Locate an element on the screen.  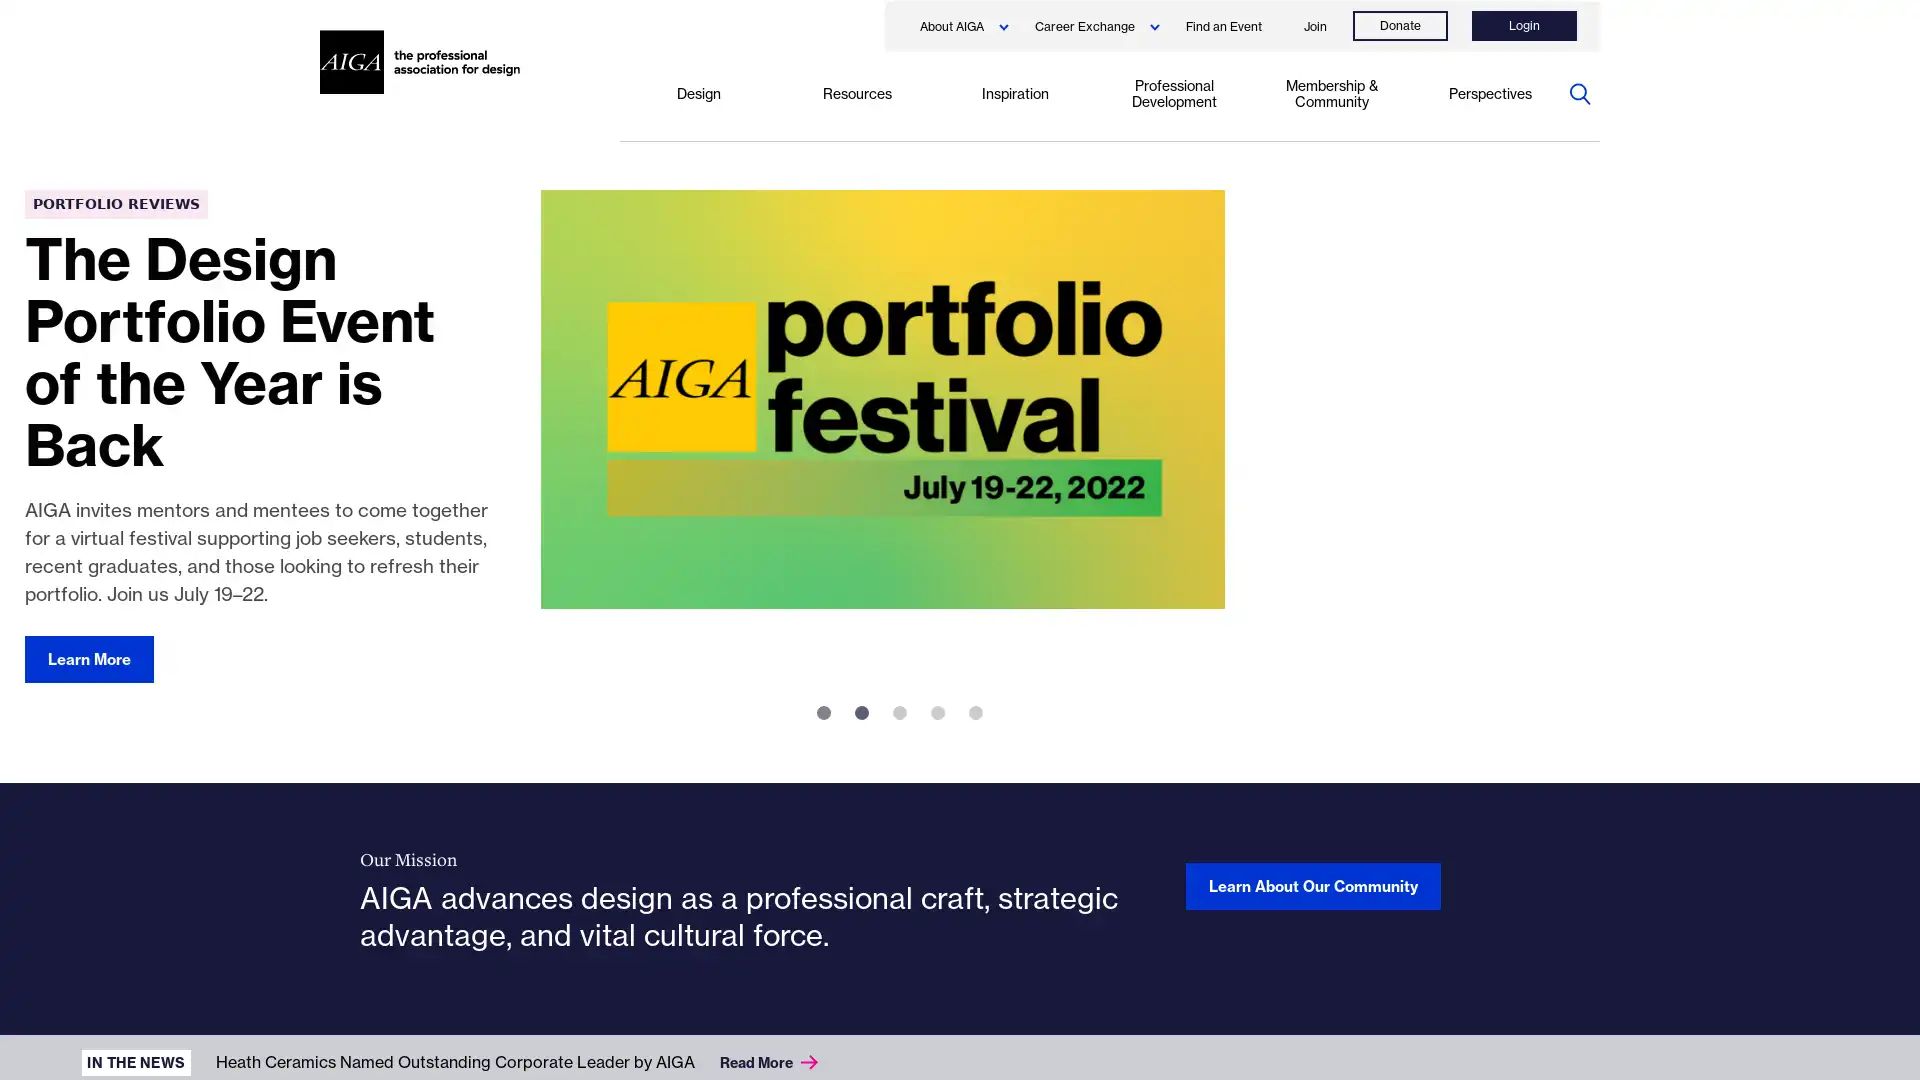
3 of 5 is located at coordinates (899, 712).